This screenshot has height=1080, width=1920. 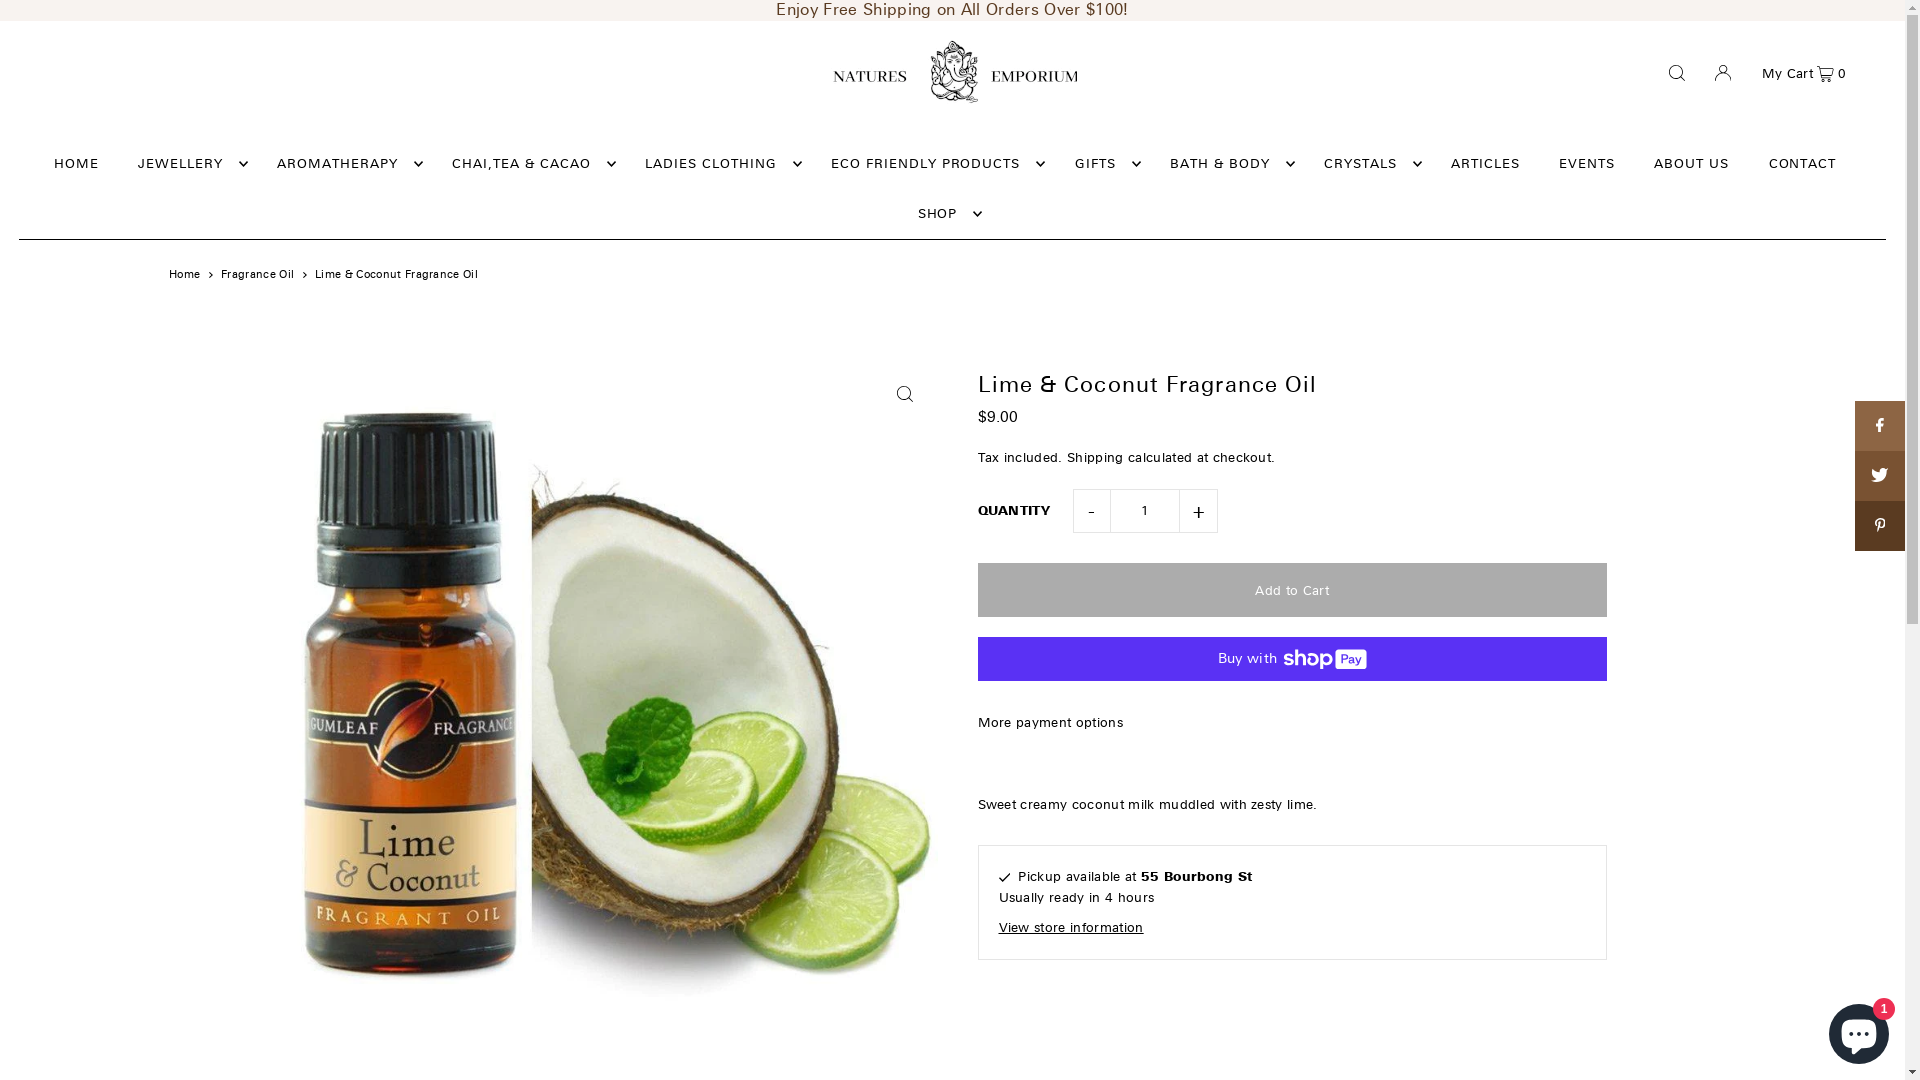 What do you see at coordinates (127, 163) in the screenshot?
I see `'JEWELLERY'` at bounding box center [127, 163].